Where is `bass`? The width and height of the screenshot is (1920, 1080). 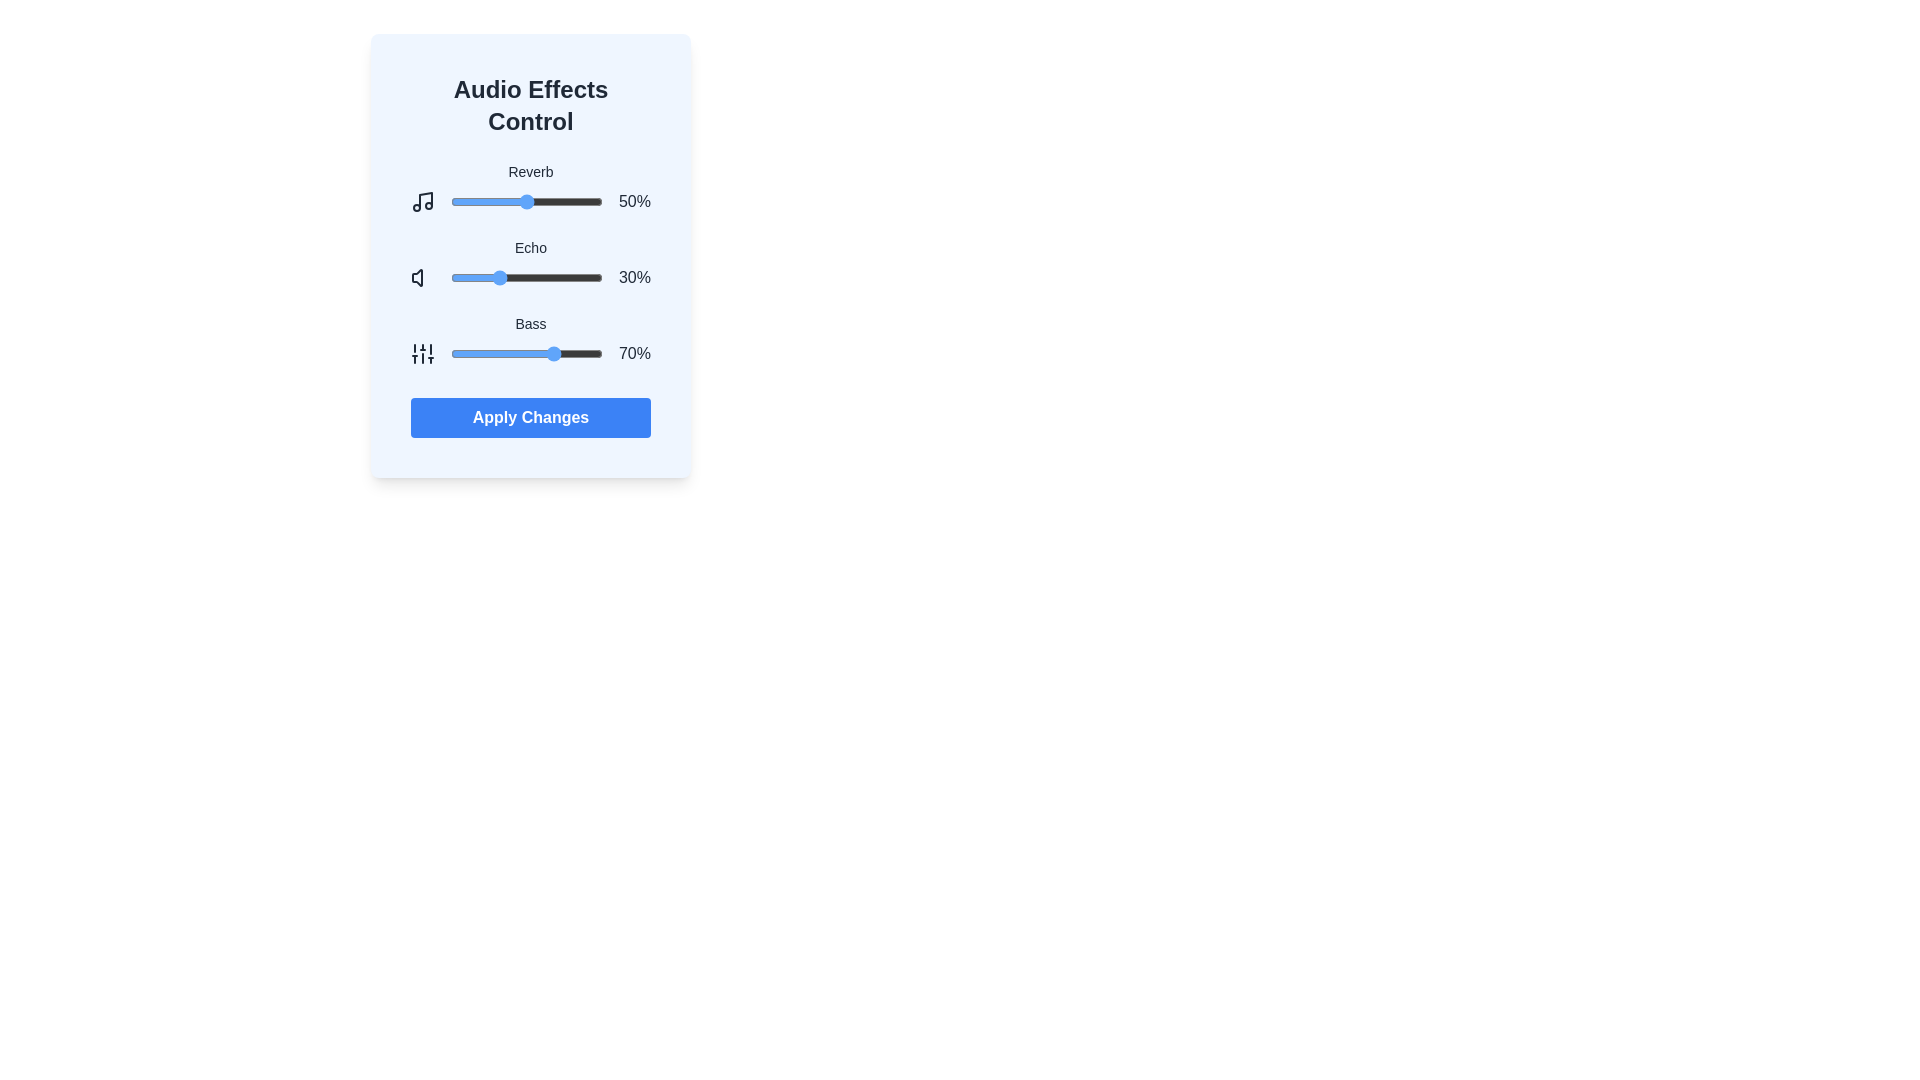 bass is located at coordinates (557, 353).